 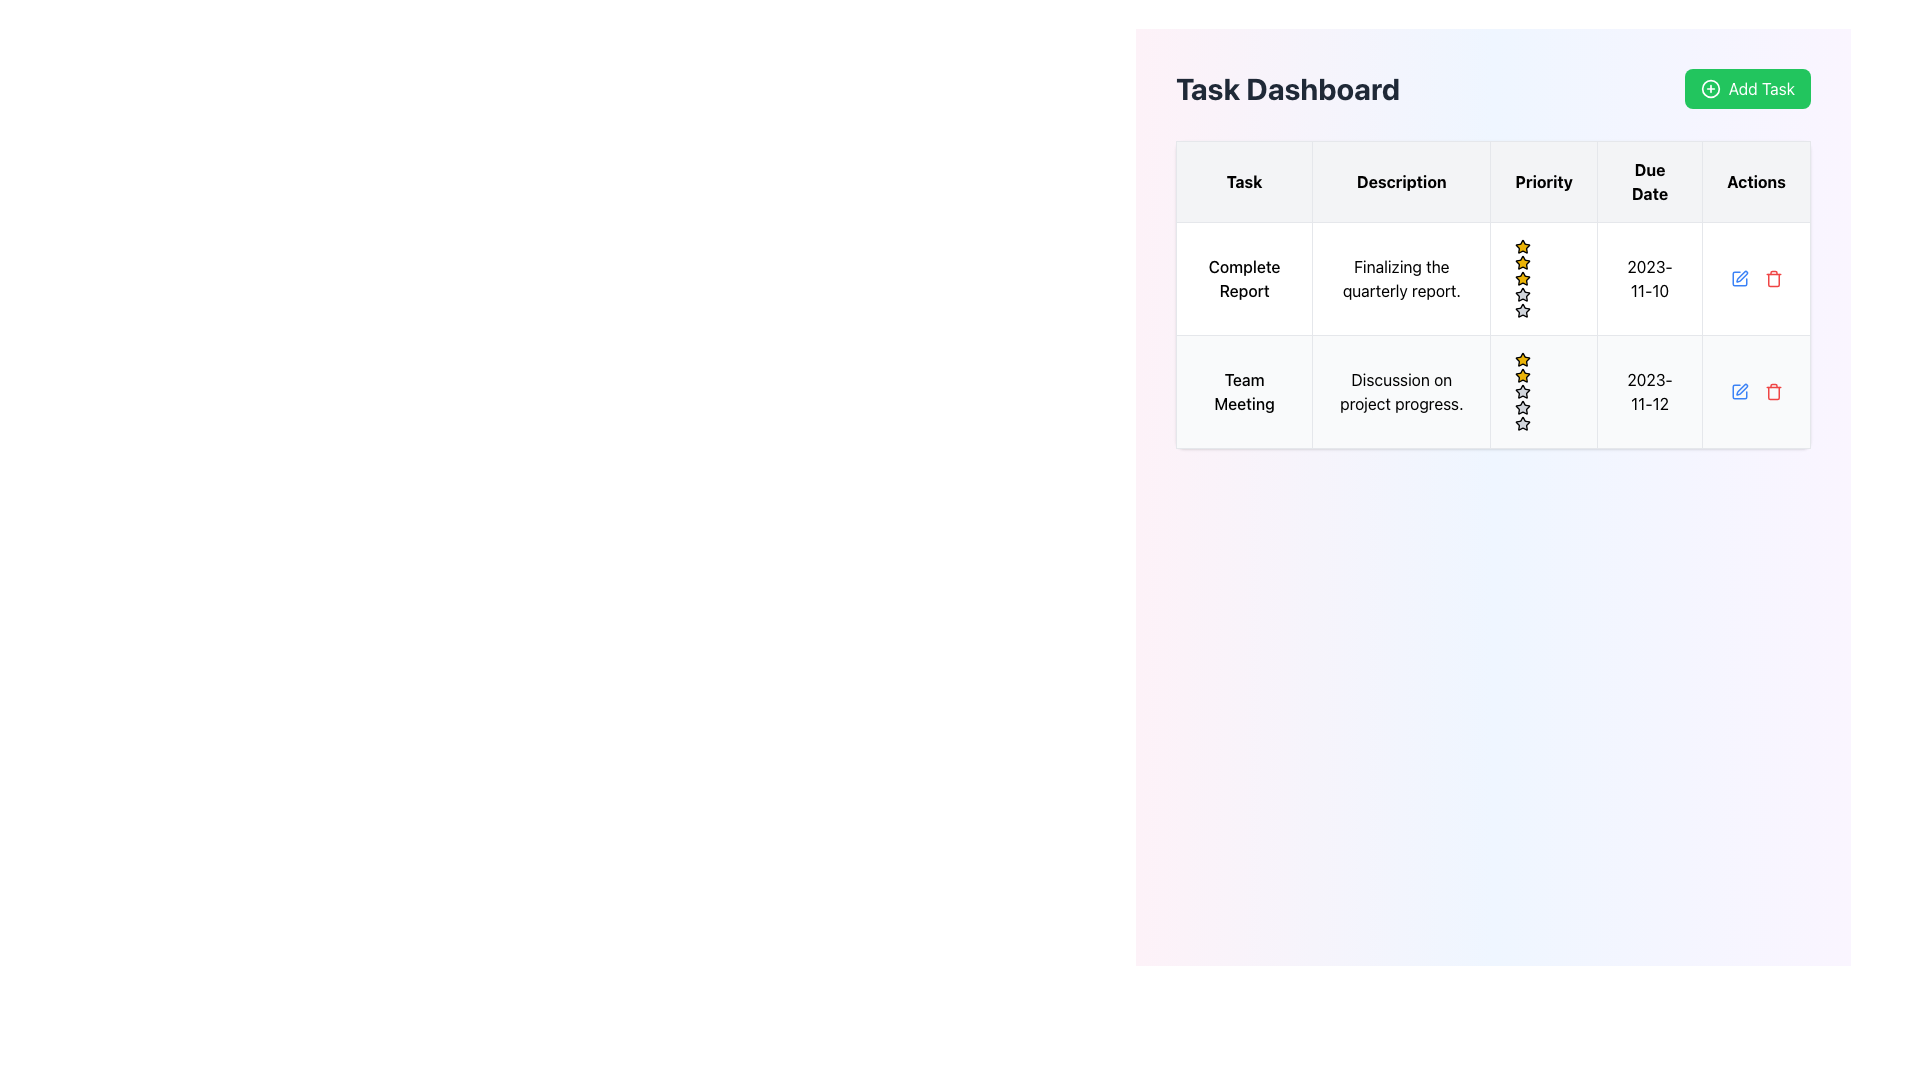 I want to click on the first Rating Star in the priority column for the 'Complete Report' task, indicating its importance or urgency, so click(x=1522, y=245).